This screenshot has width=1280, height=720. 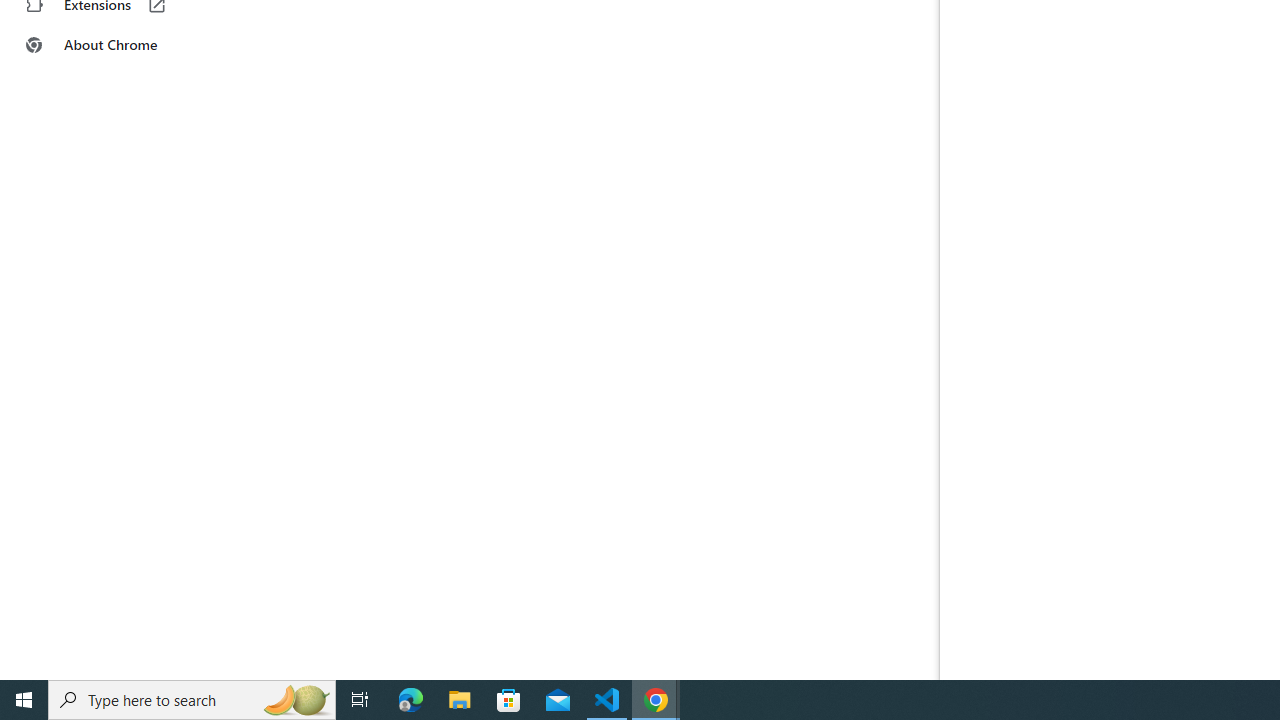 What do you see at coordinates (294, 698) in the screenshot?
I see `'Search highlights icon opens search home window'` at bounding box center [294, 698].